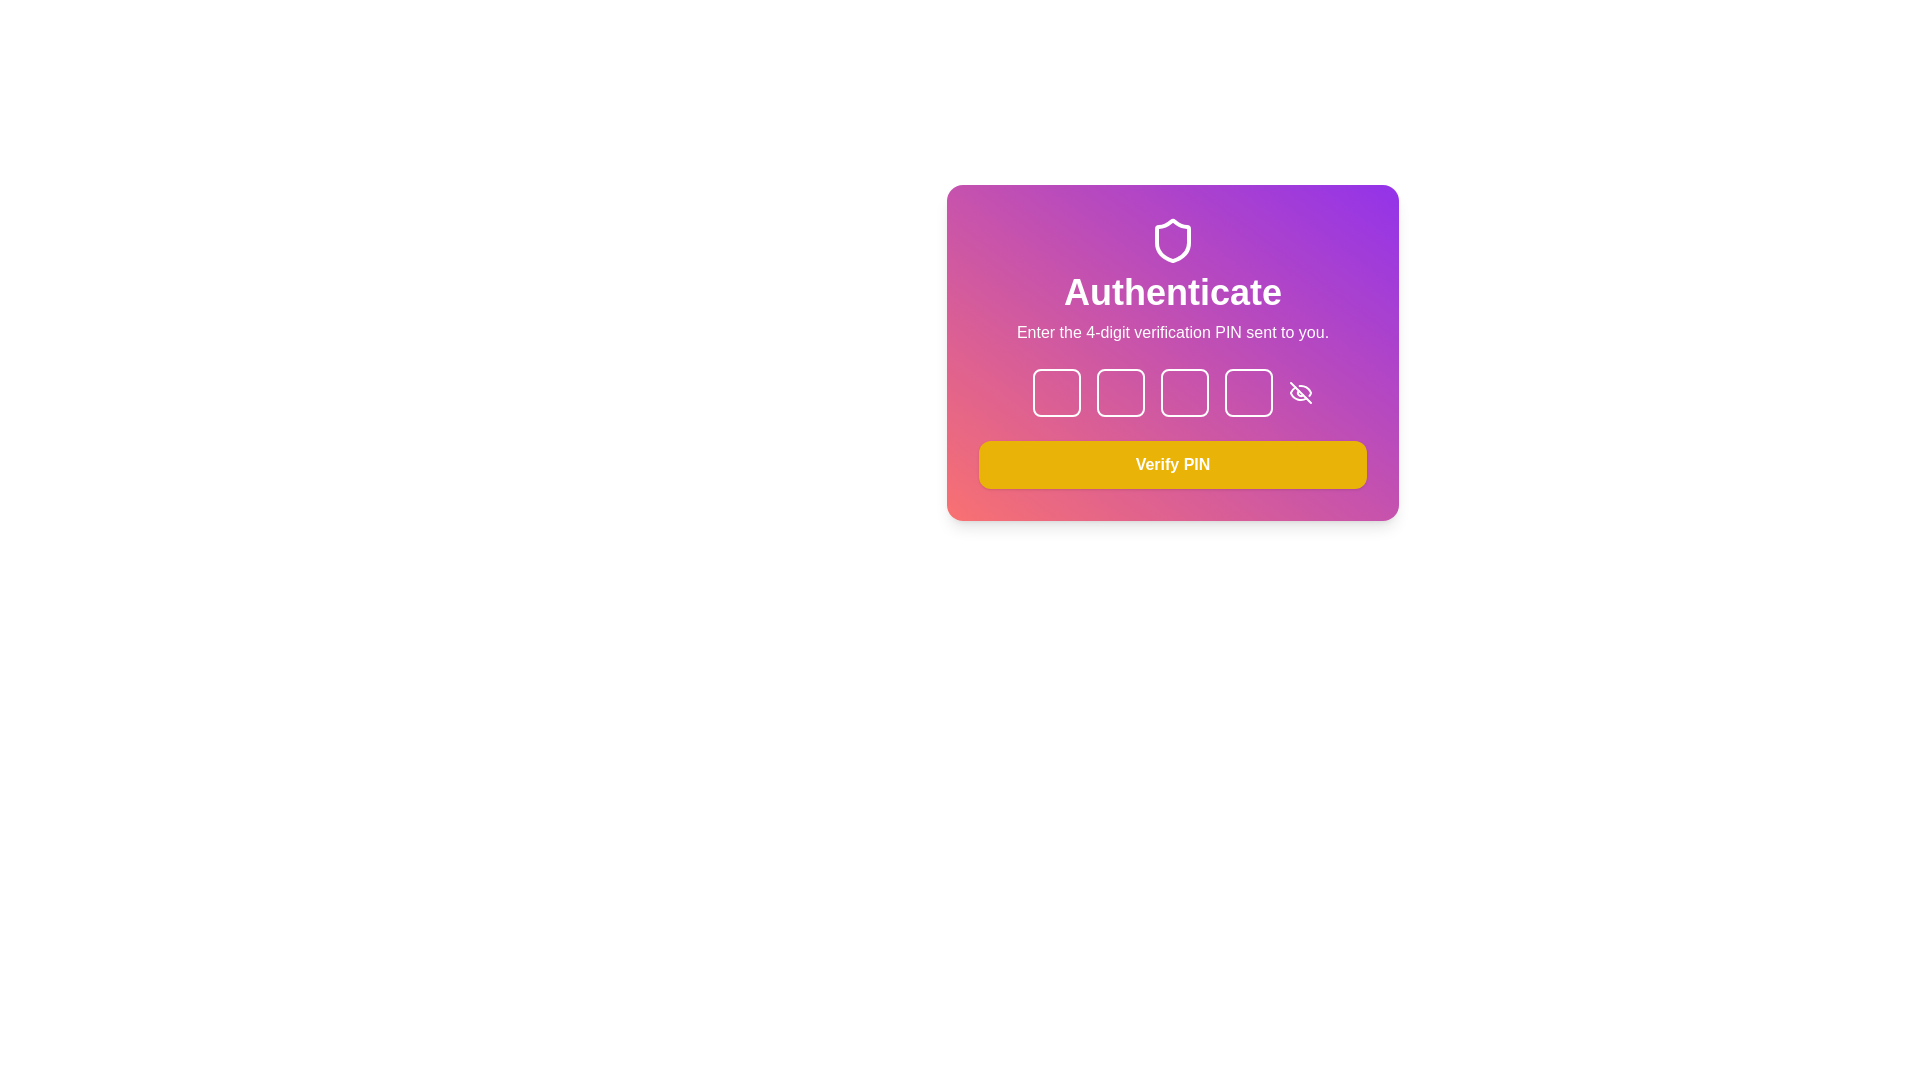  I want to click on instructions from the text label displaying 'Enter the 4-digit verification PIN sent to you.' located below the heading 'Authenticate.', so click(1172, 331).